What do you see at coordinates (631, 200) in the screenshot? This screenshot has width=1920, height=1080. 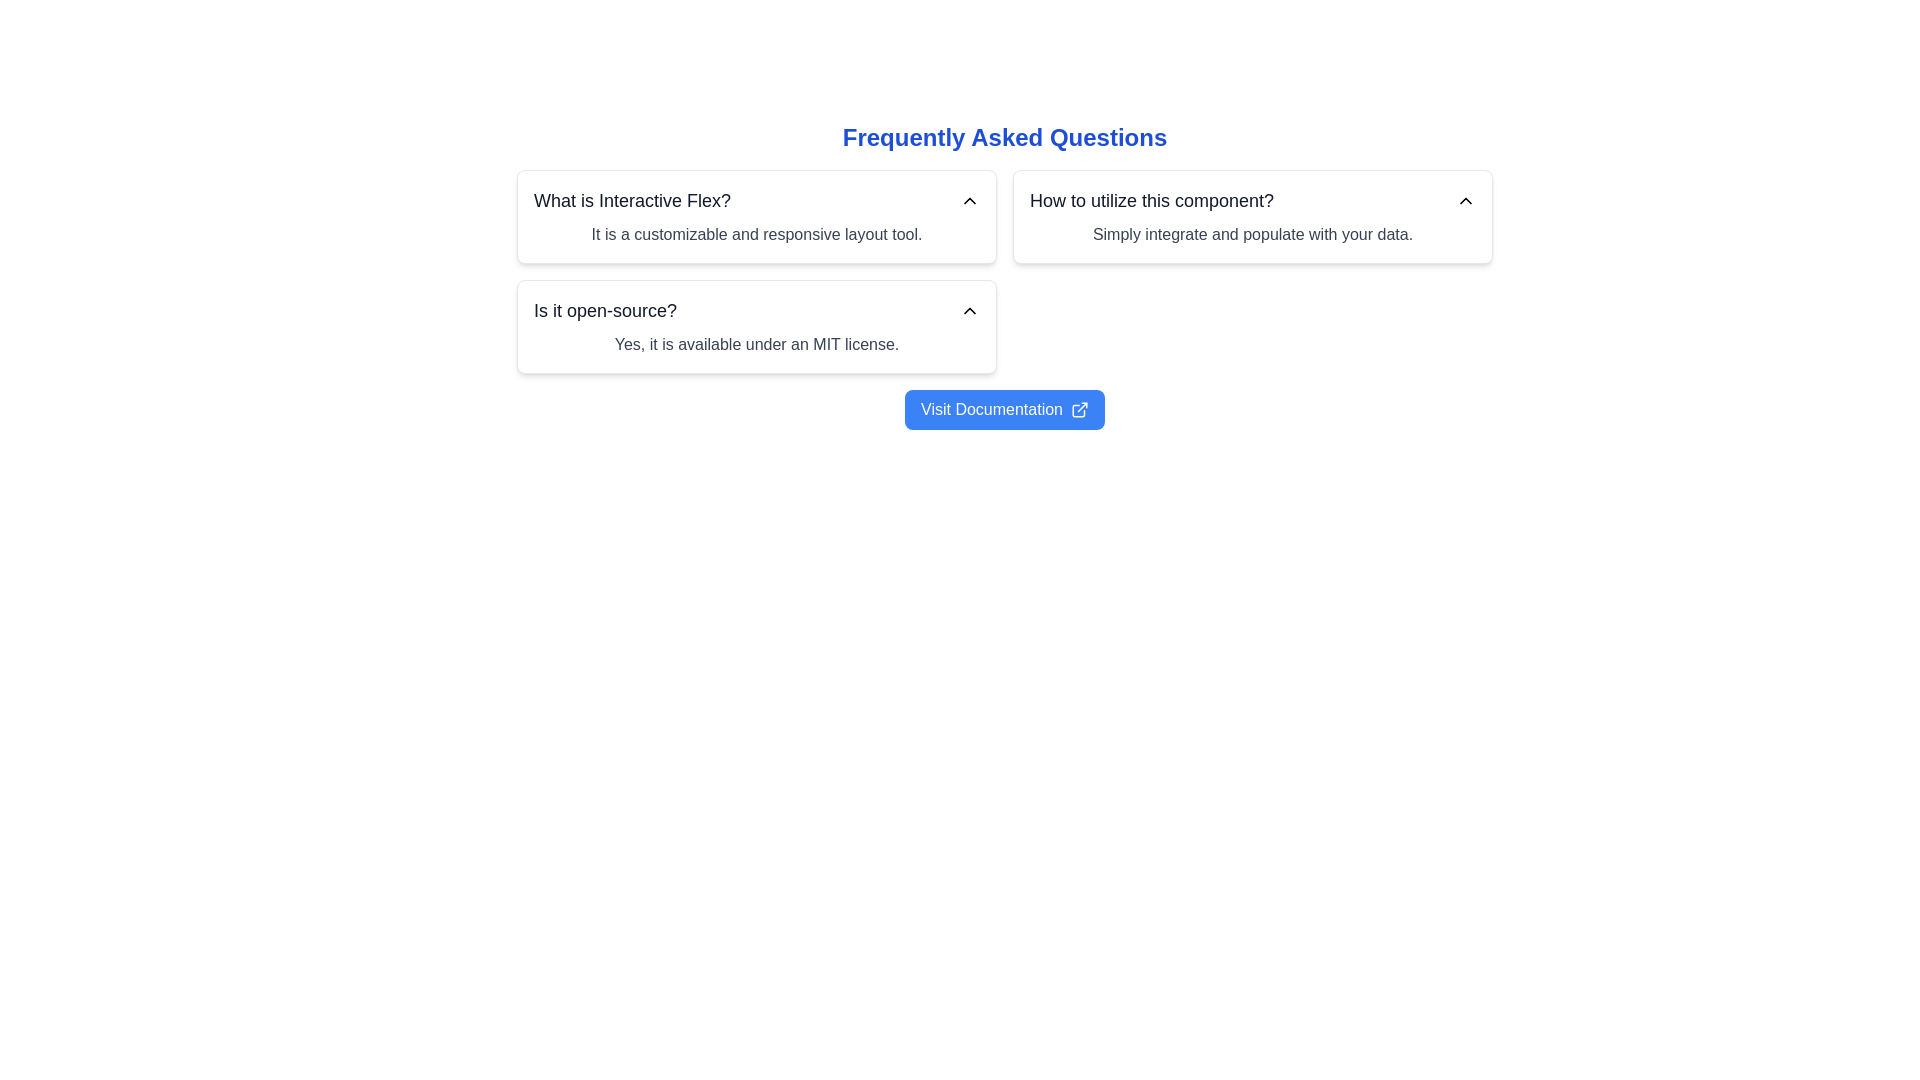 I see `the text label that serves as the header for the FAQ card, located in the top-left section of the FAQ layout, specifically the first card of the left column` at bounding box center [631, 200].